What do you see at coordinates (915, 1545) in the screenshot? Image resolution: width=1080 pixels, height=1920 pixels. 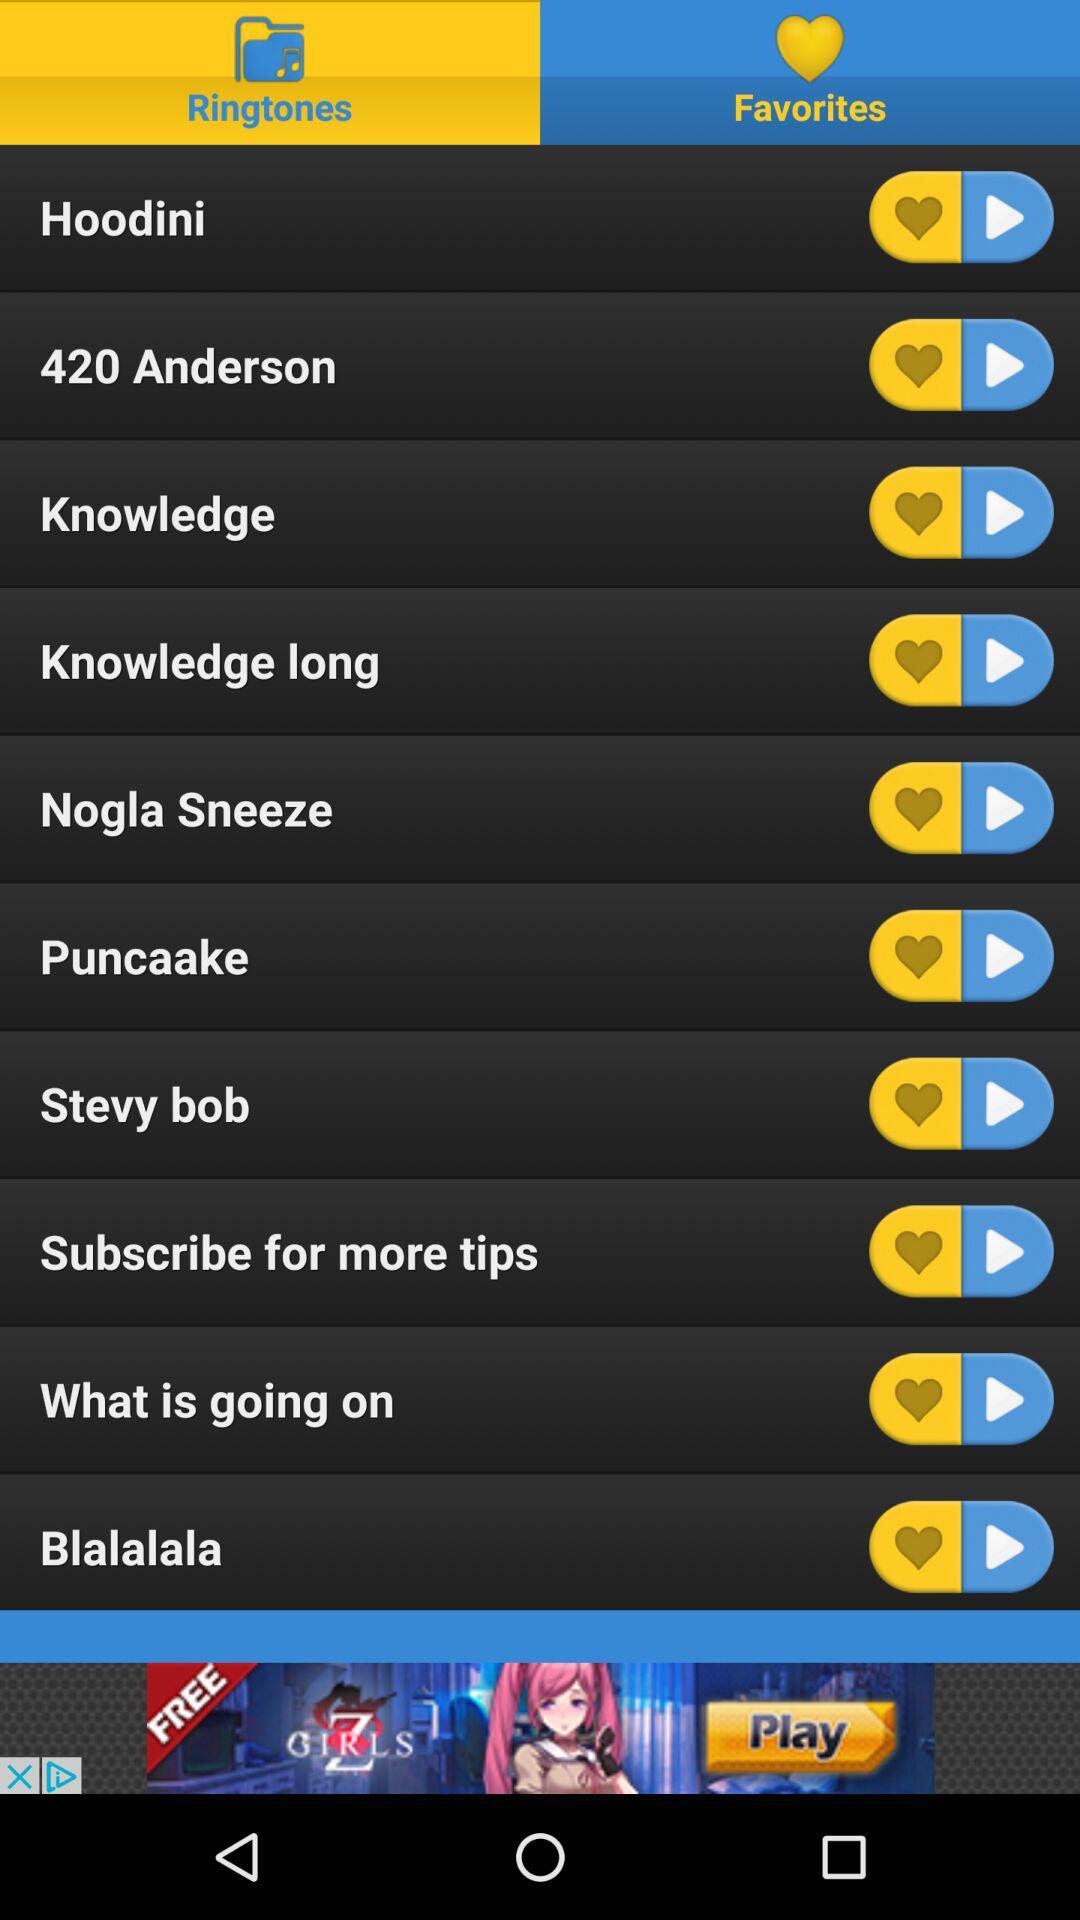 I see `to favourite` at bounding box center [915, 1545].